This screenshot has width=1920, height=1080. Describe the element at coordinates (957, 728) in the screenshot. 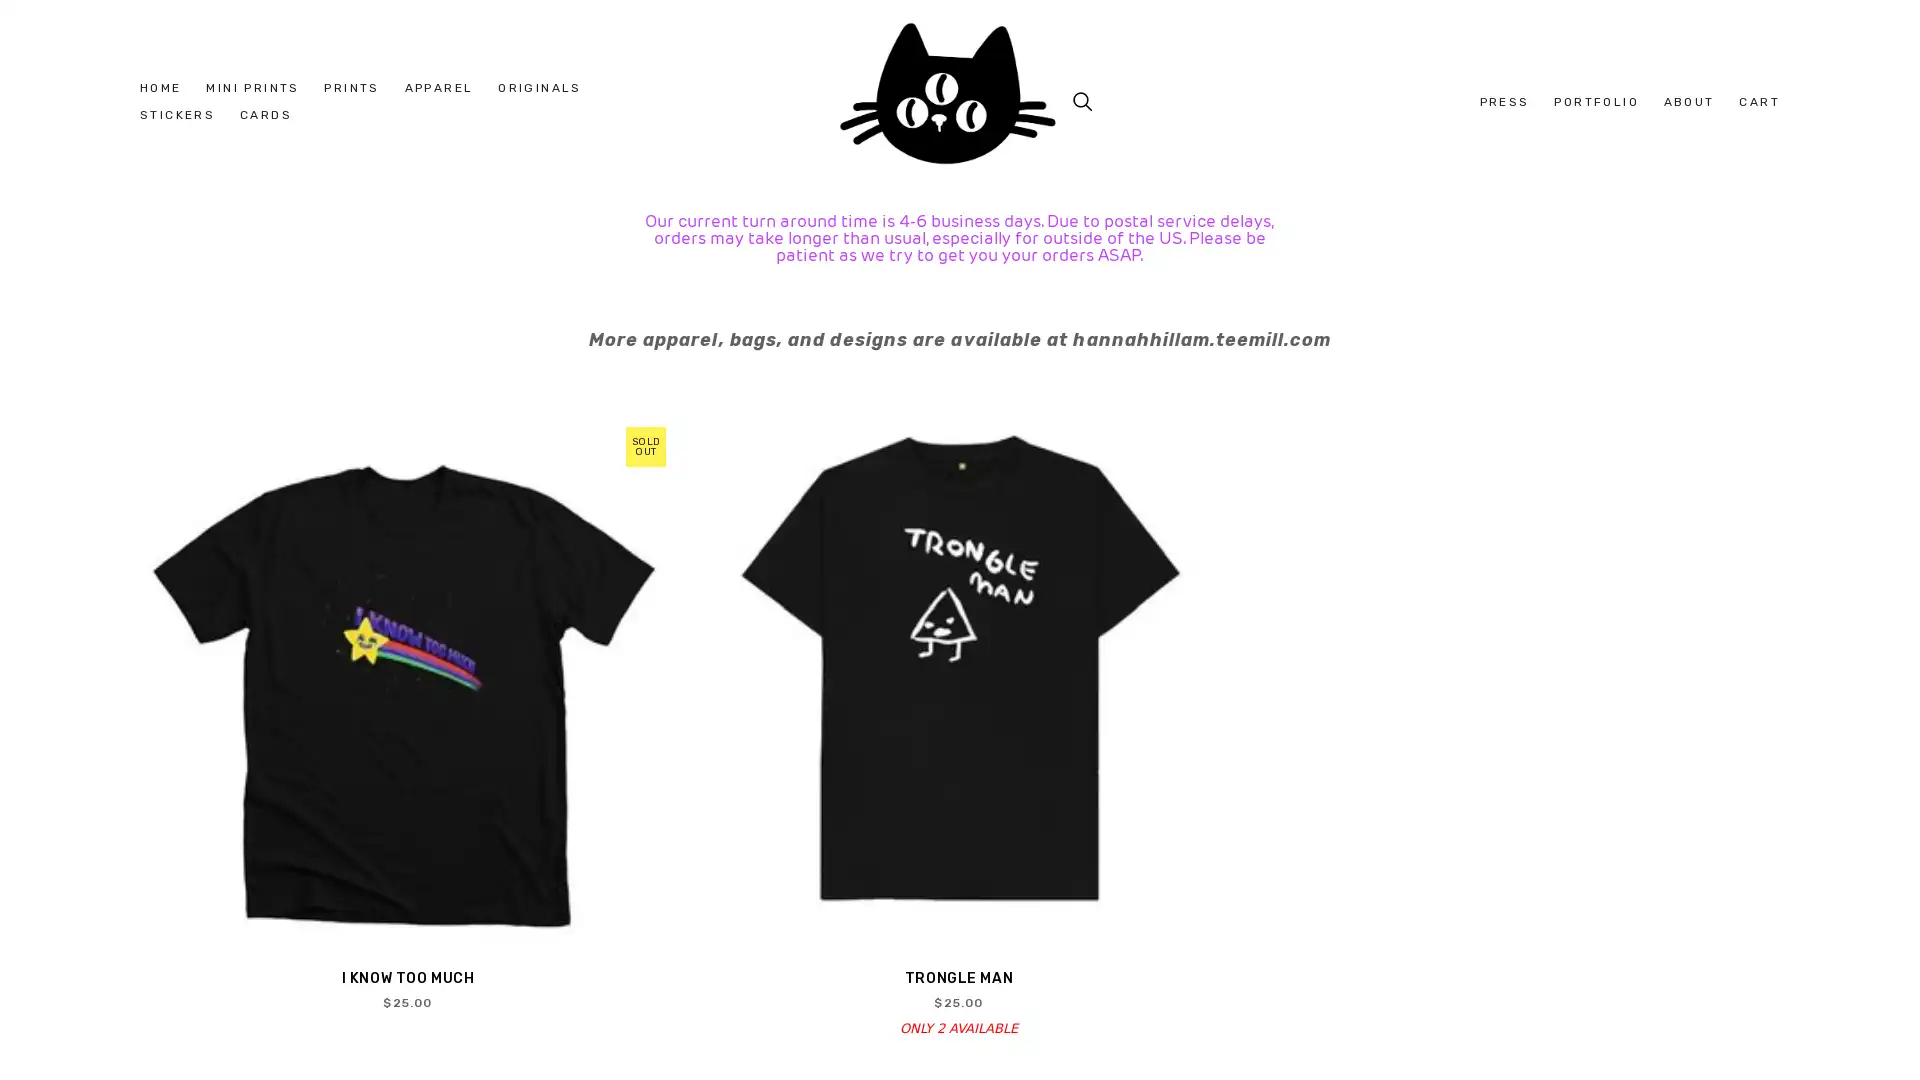

I see `QUICK VIEW` at that location.